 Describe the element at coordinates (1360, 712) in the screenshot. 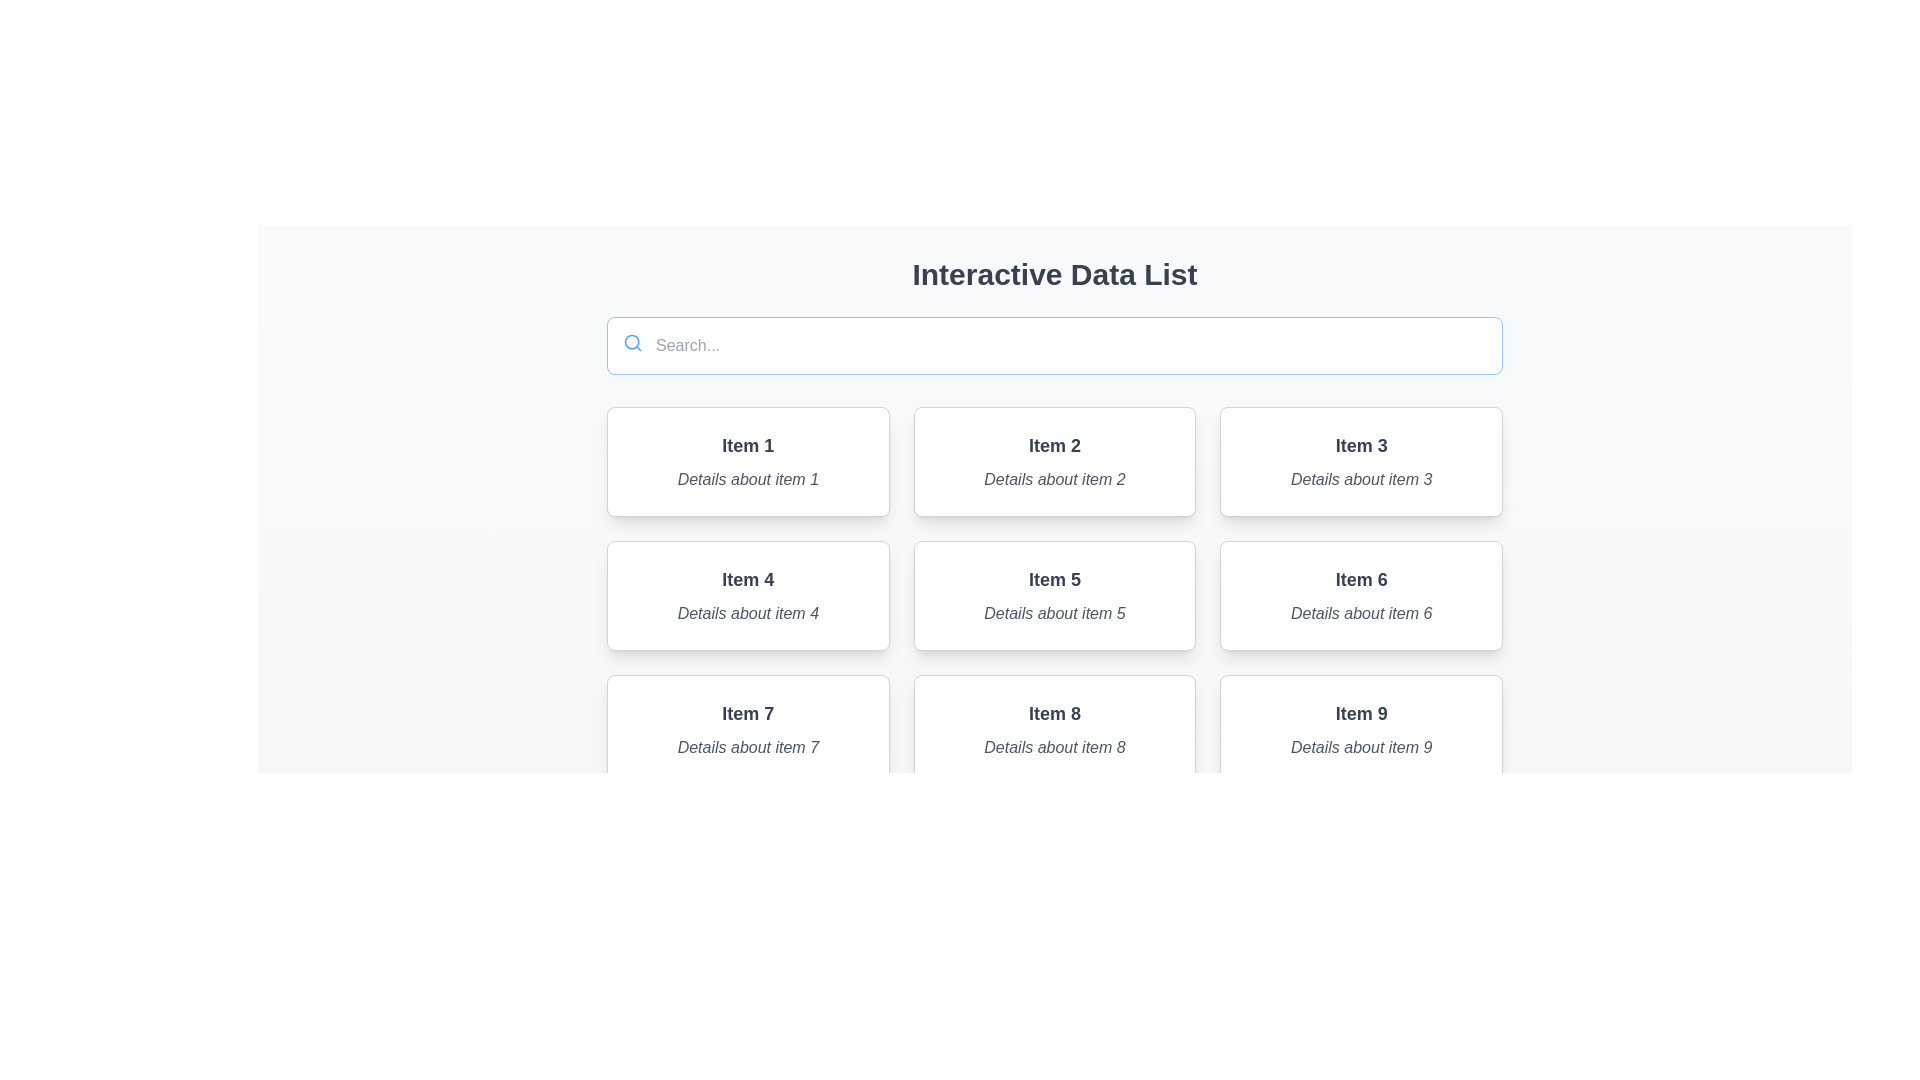

I see `the text label displaying 'Item 9' in bold formatting` at that location.